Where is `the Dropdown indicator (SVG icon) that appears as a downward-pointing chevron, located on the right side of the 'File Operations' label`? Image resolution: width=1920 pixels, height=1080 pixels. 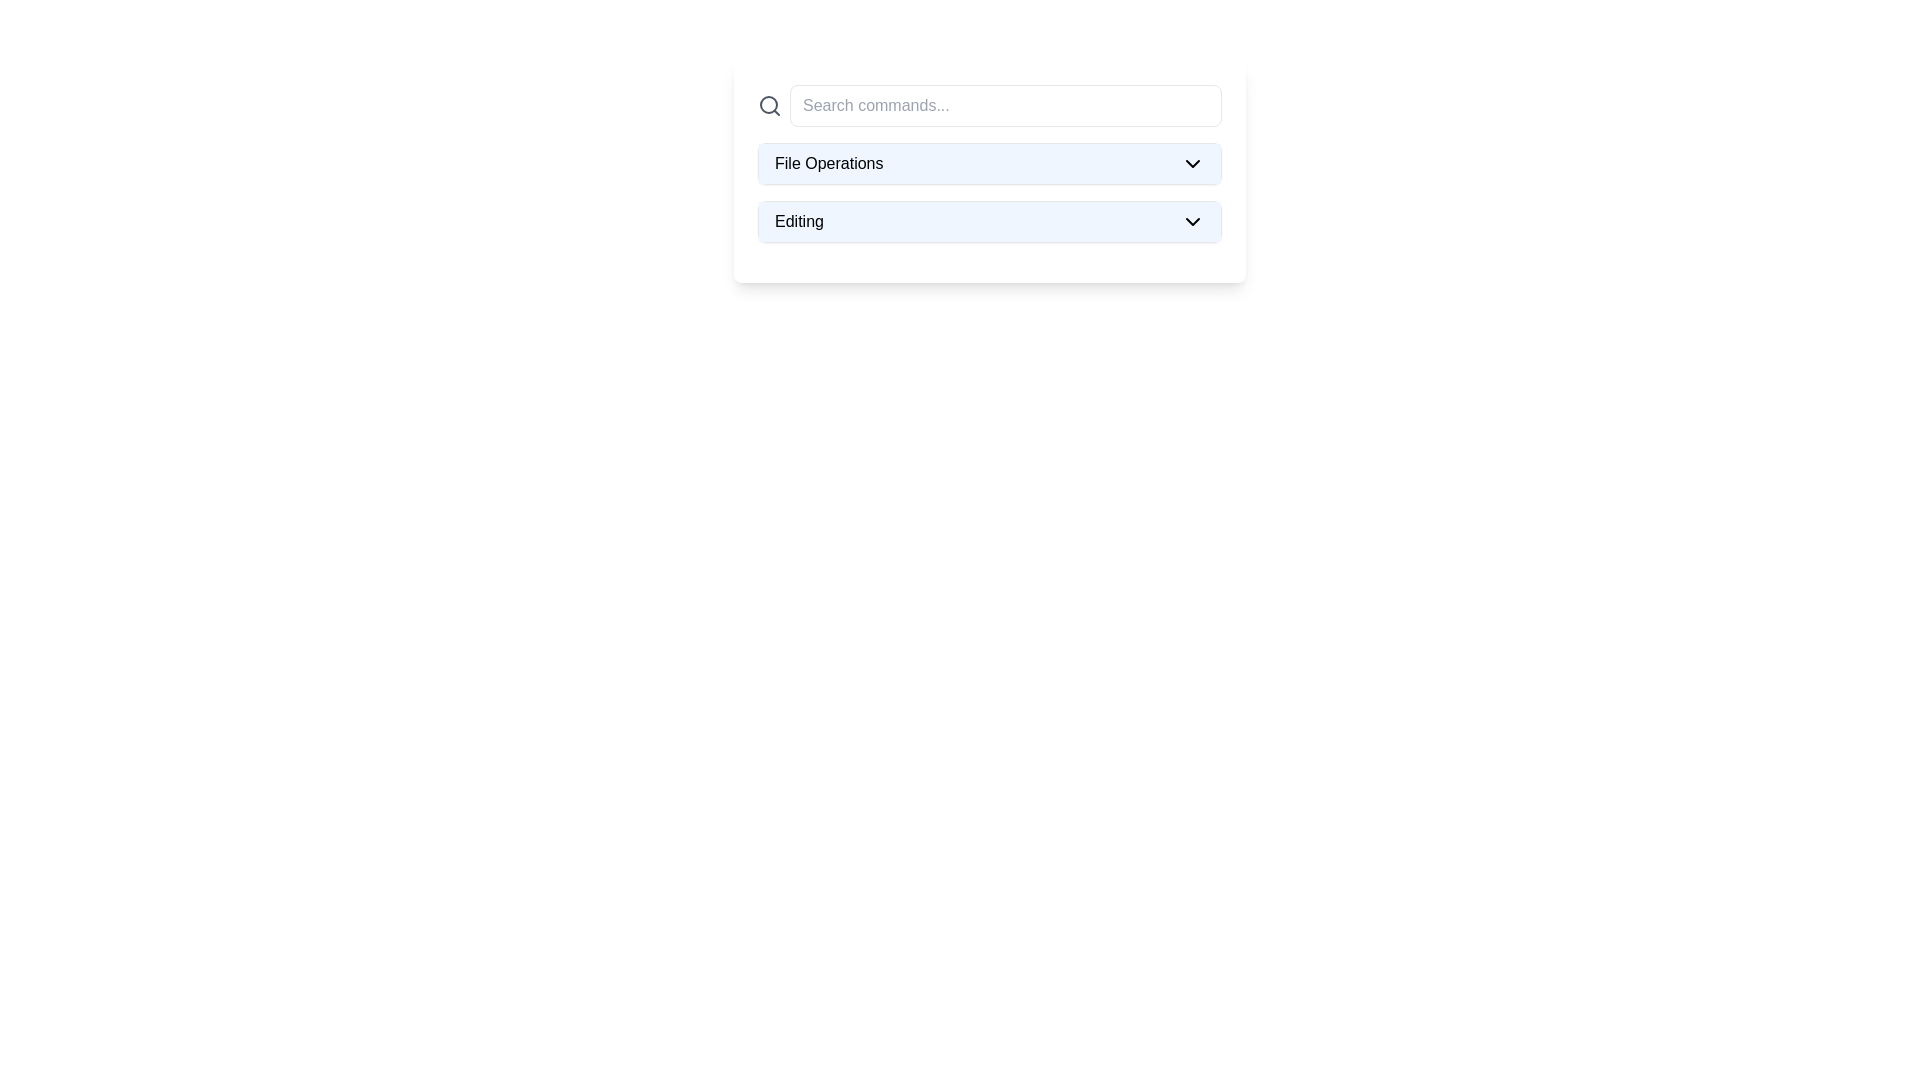 the Dropdown indicator (SVG icon) that appears as a downward-pointing chevron, located on the right side of the 'File Operations' label is located at coordinates (1193, 163).